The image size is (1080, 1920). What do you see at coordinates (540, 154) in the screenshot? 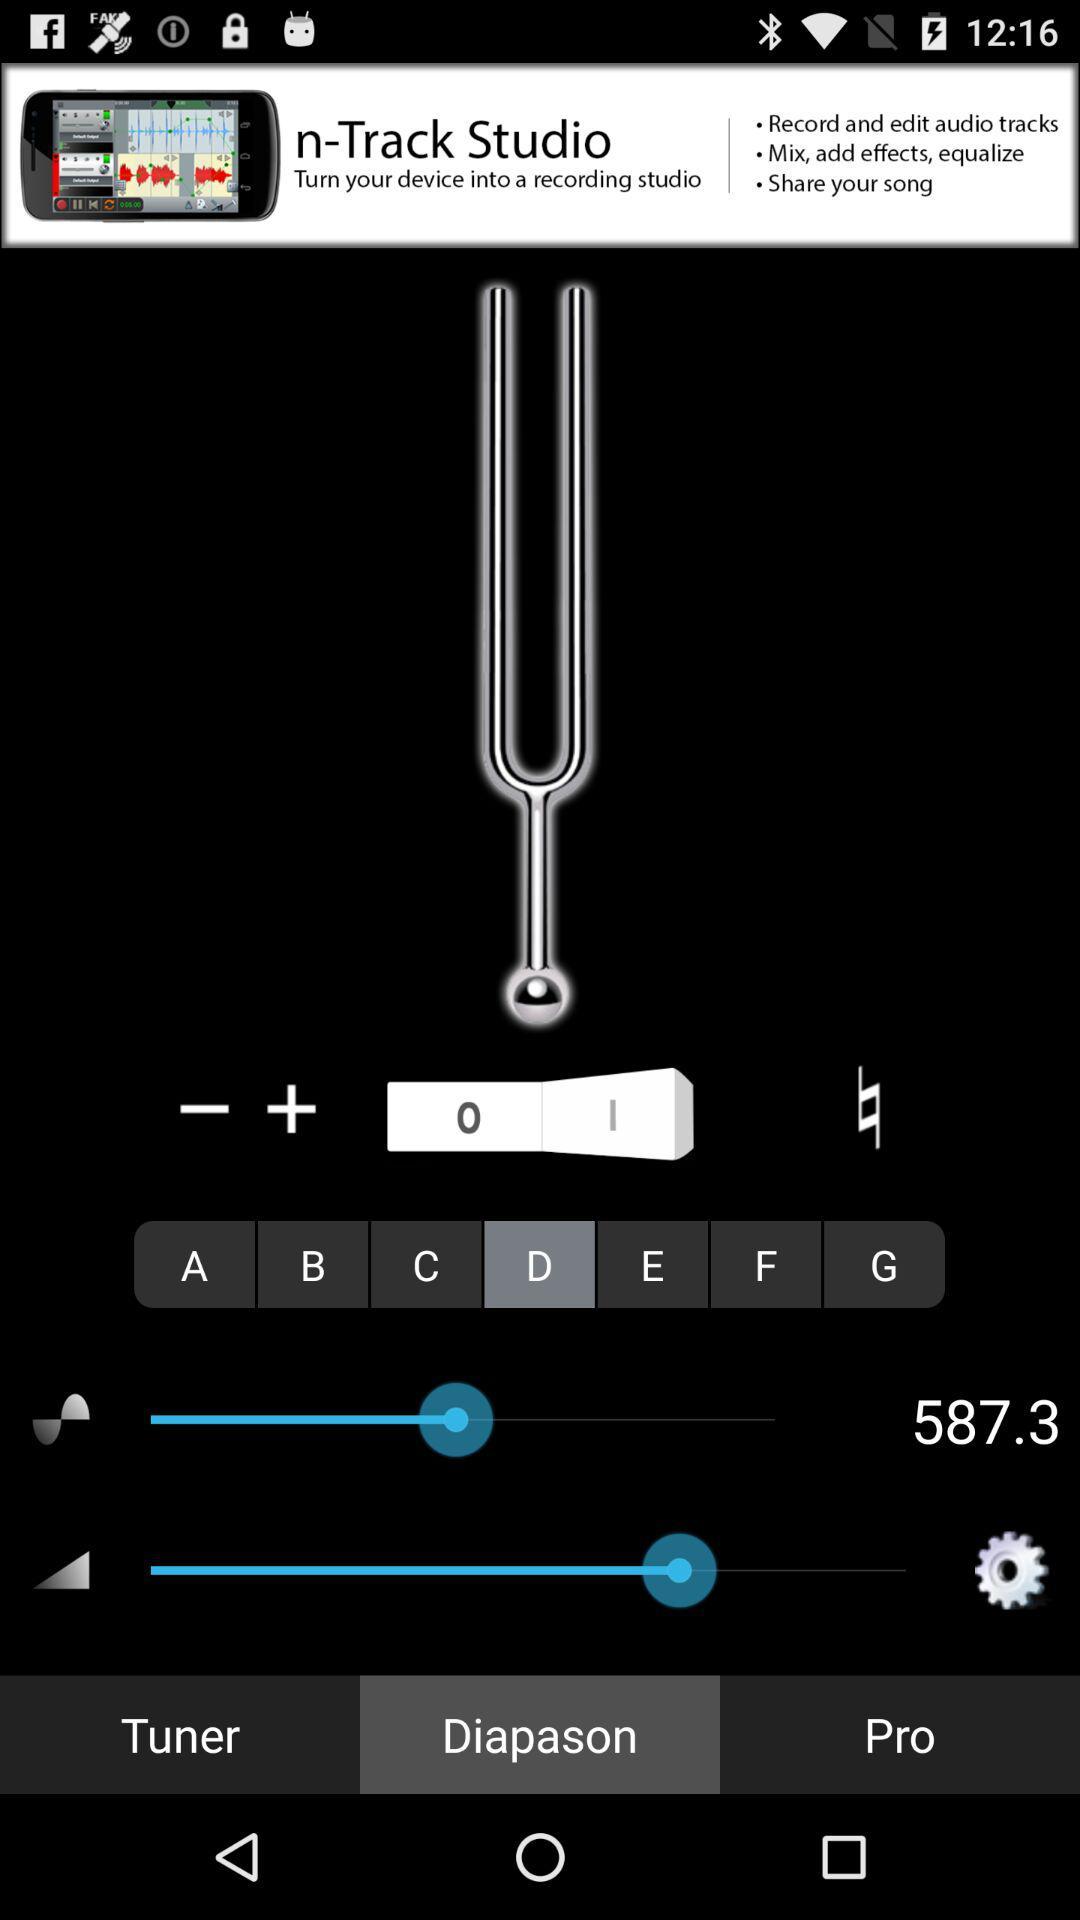
I see `open advertisement` at bounding box center [540, 154].